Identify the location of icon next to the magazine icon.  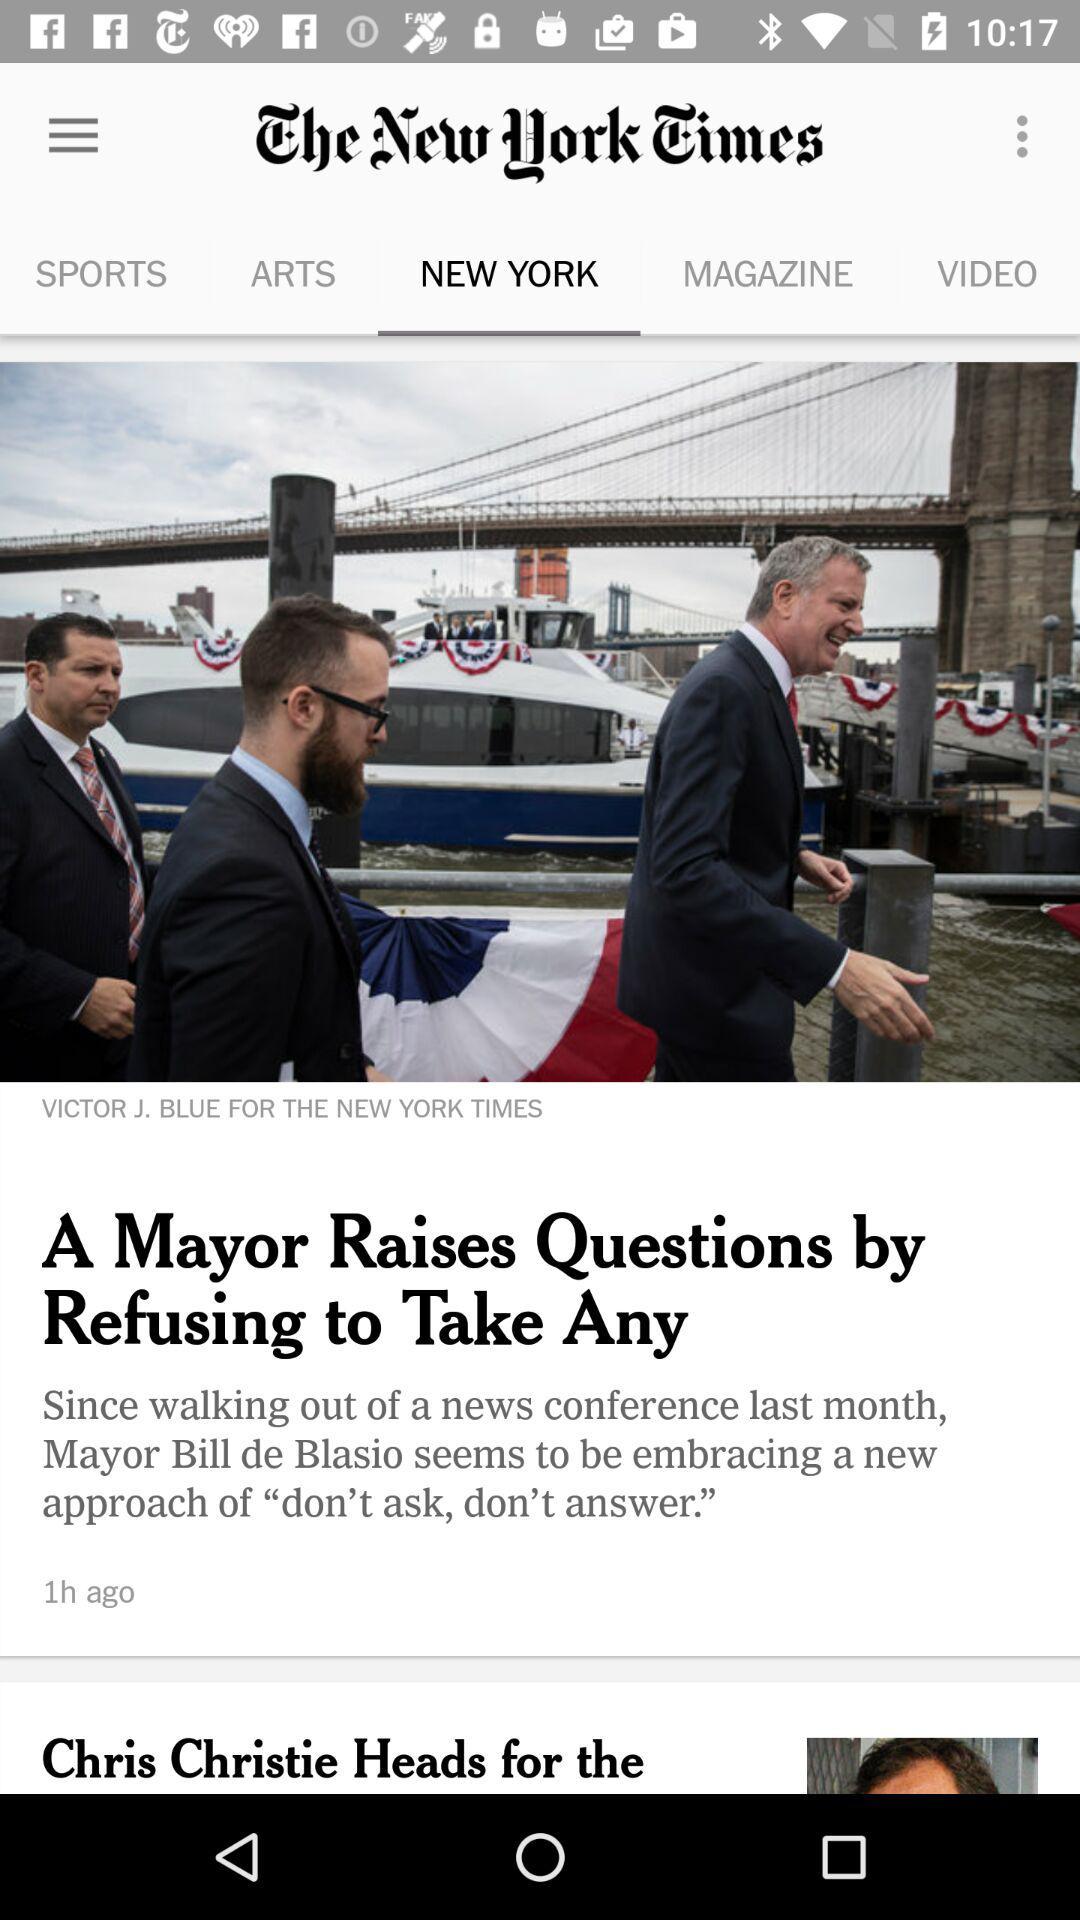
(986, 272).